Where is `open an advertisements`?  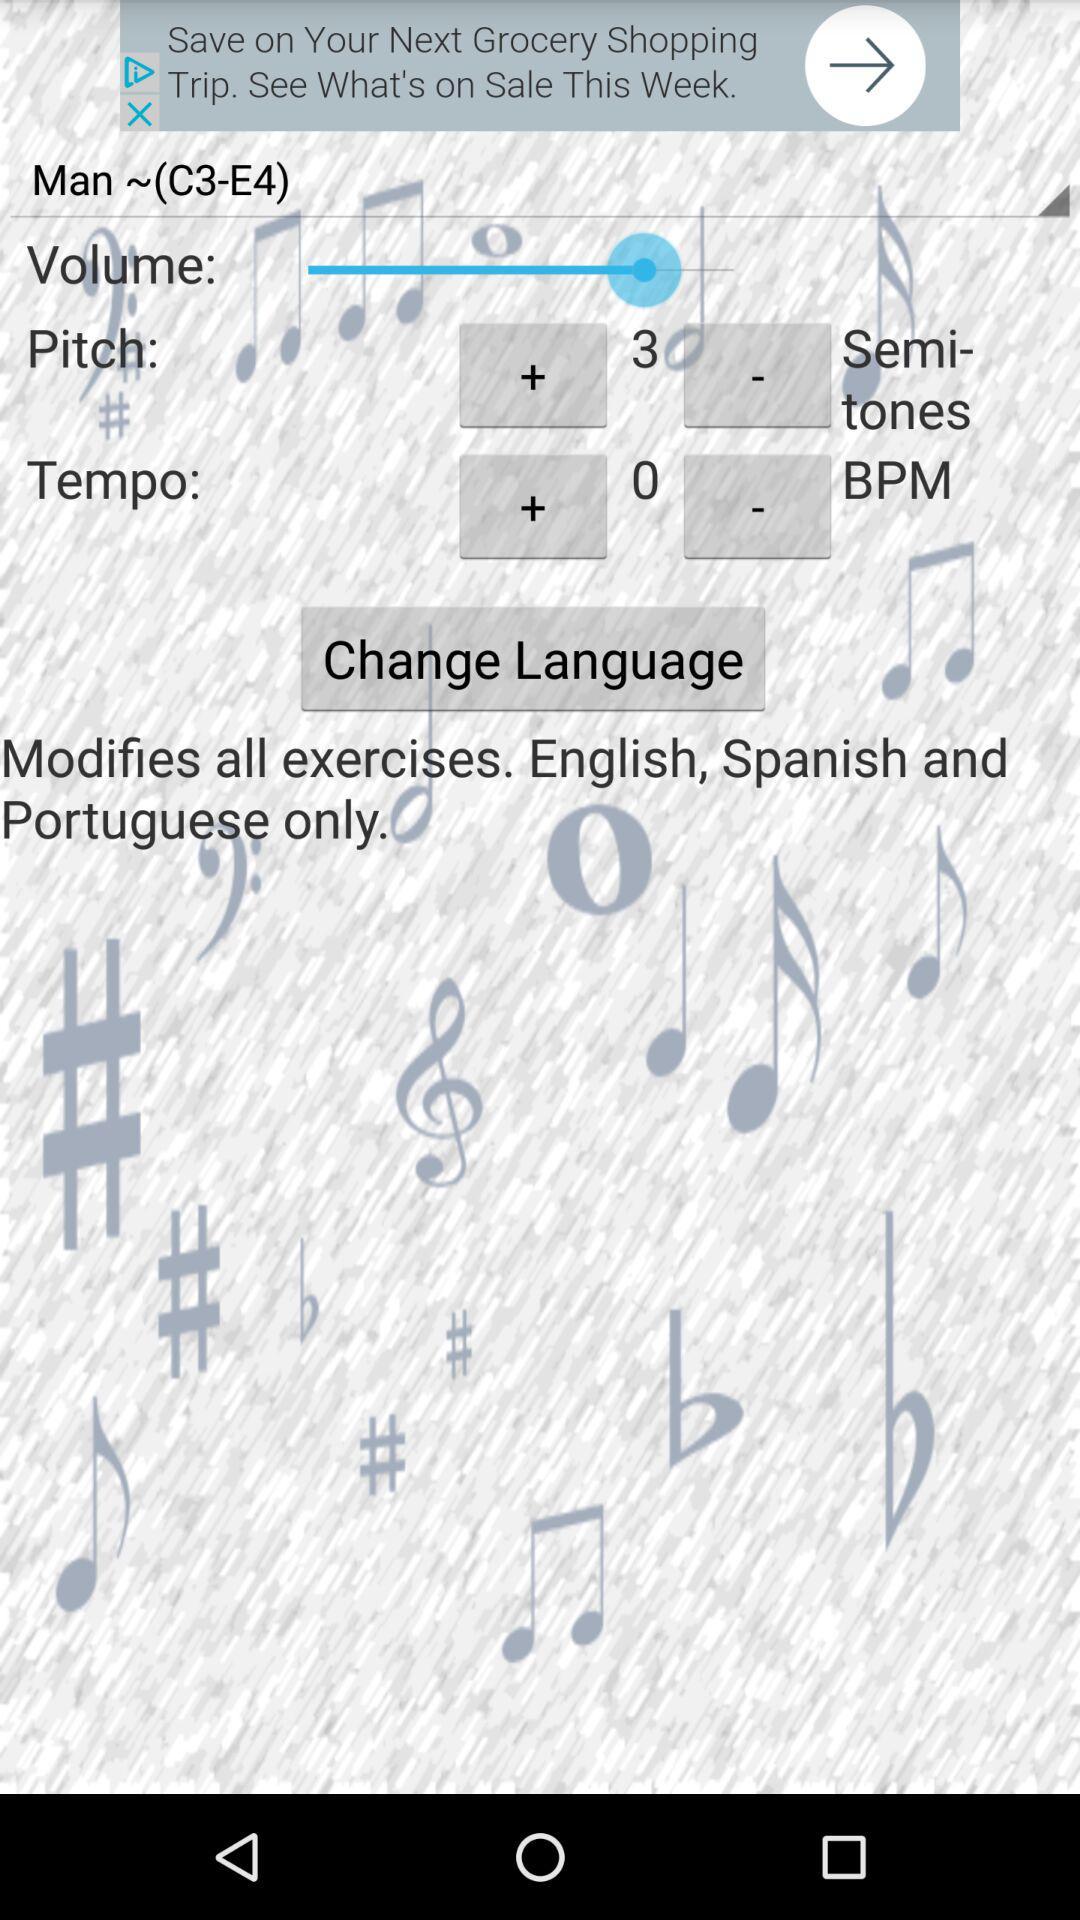
open an advertisements is located at coordinates (540, 65).